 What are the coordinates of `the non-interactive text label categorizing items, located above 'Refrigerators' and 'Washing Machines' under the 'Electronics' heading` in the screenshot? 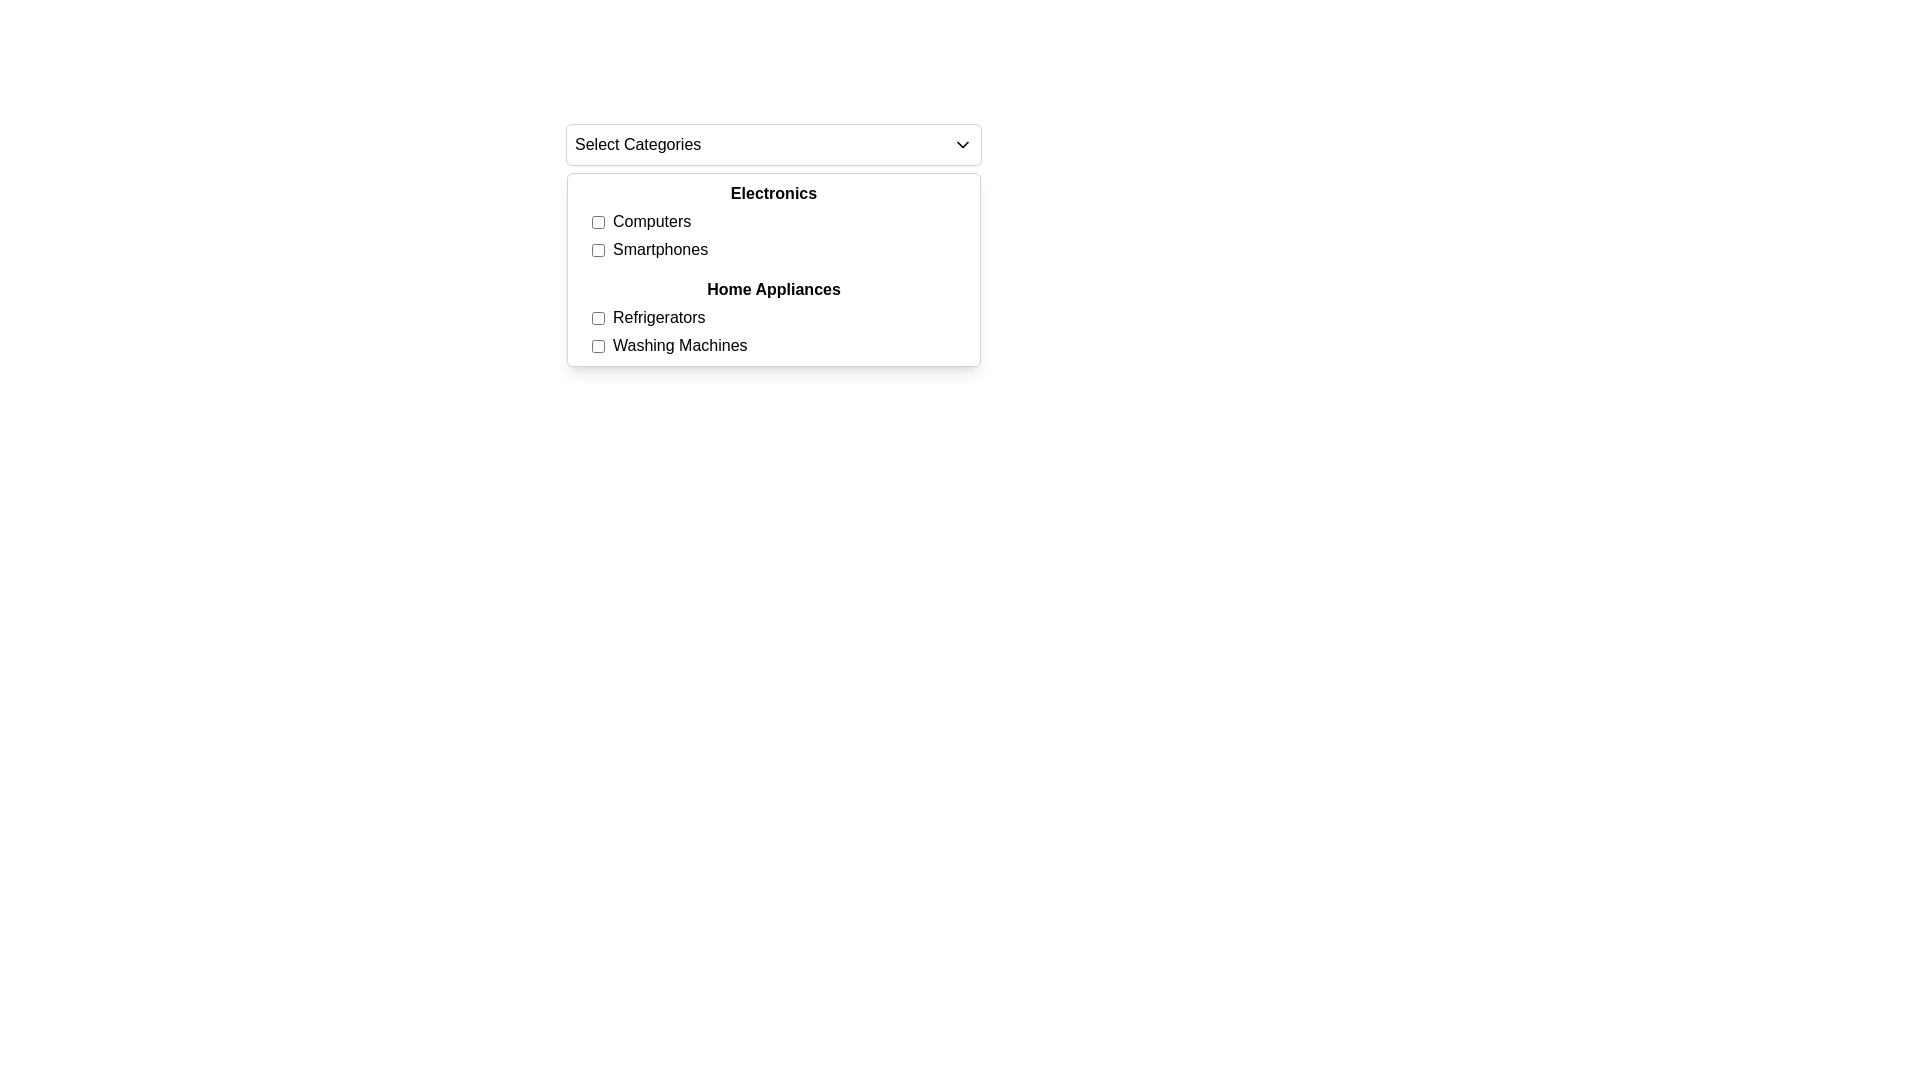 It's located at (772, 289).